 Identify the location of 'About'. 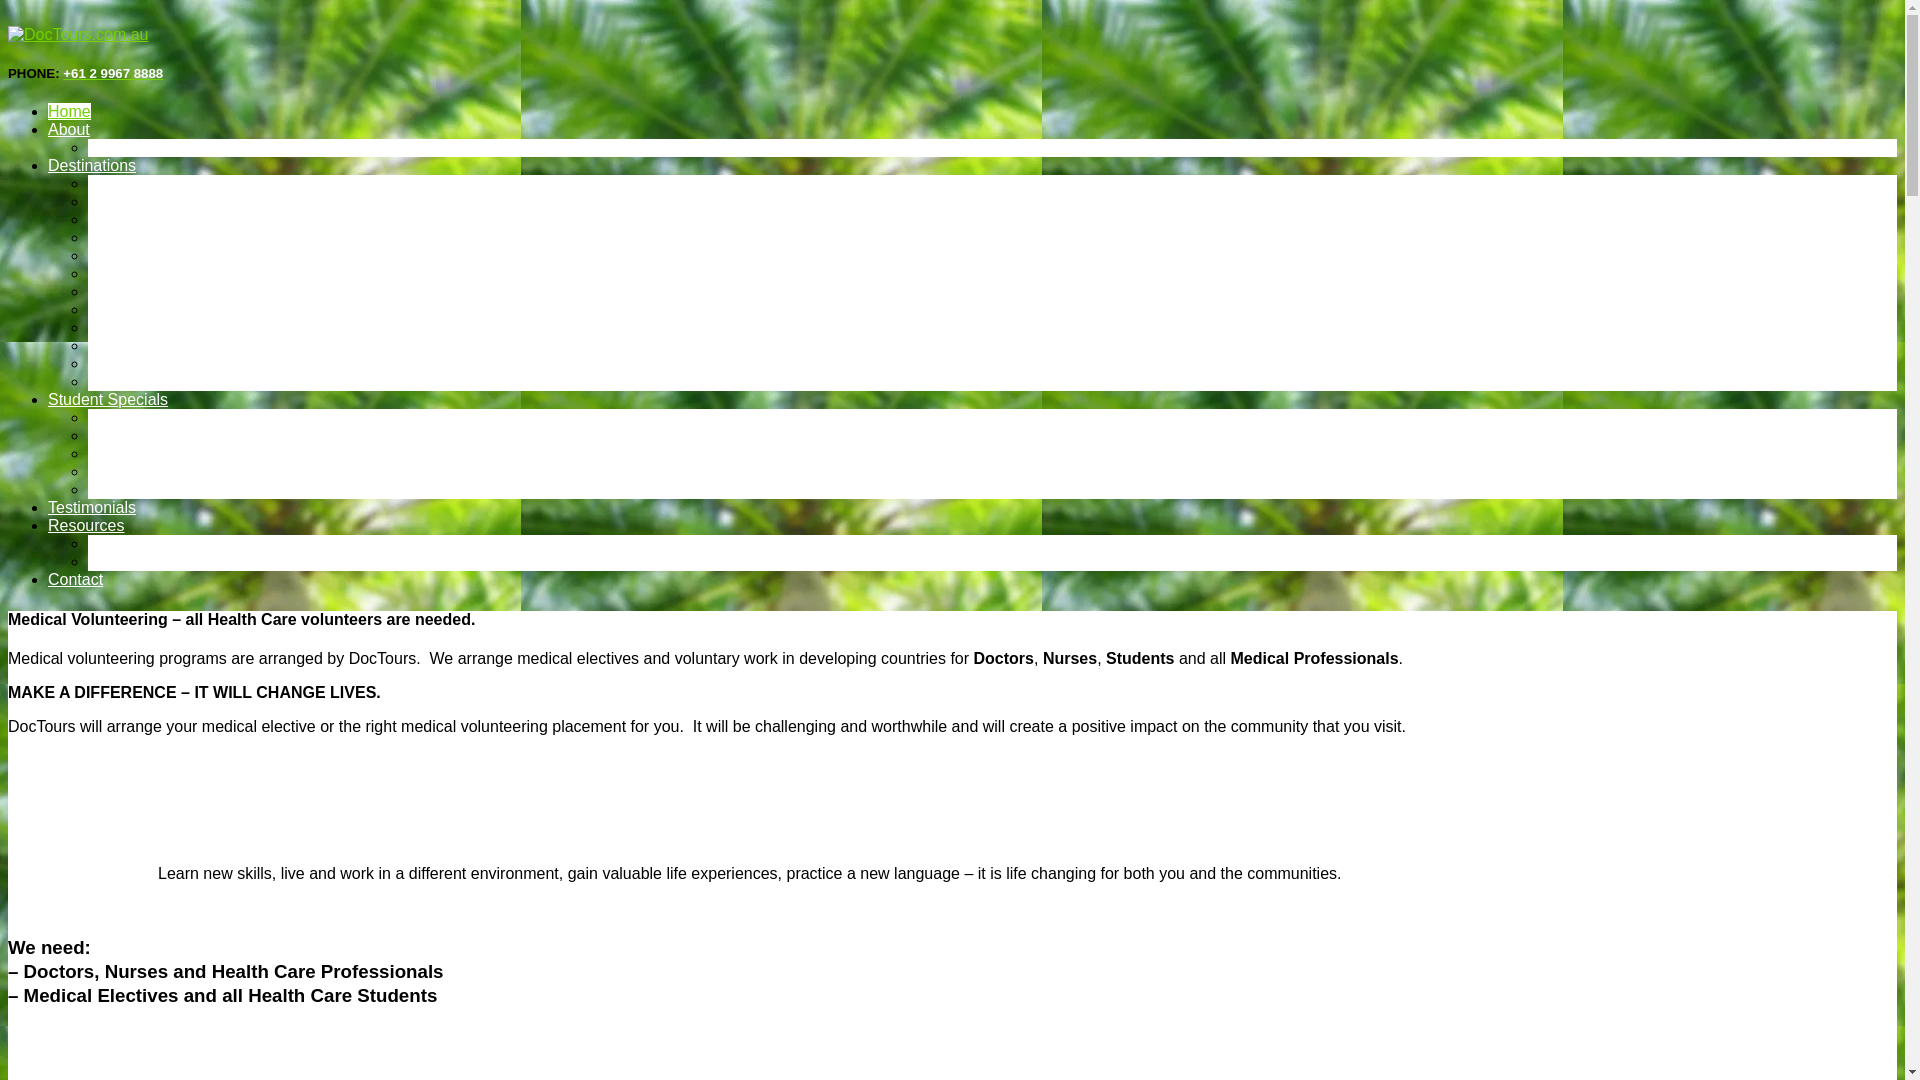
(68, 129).